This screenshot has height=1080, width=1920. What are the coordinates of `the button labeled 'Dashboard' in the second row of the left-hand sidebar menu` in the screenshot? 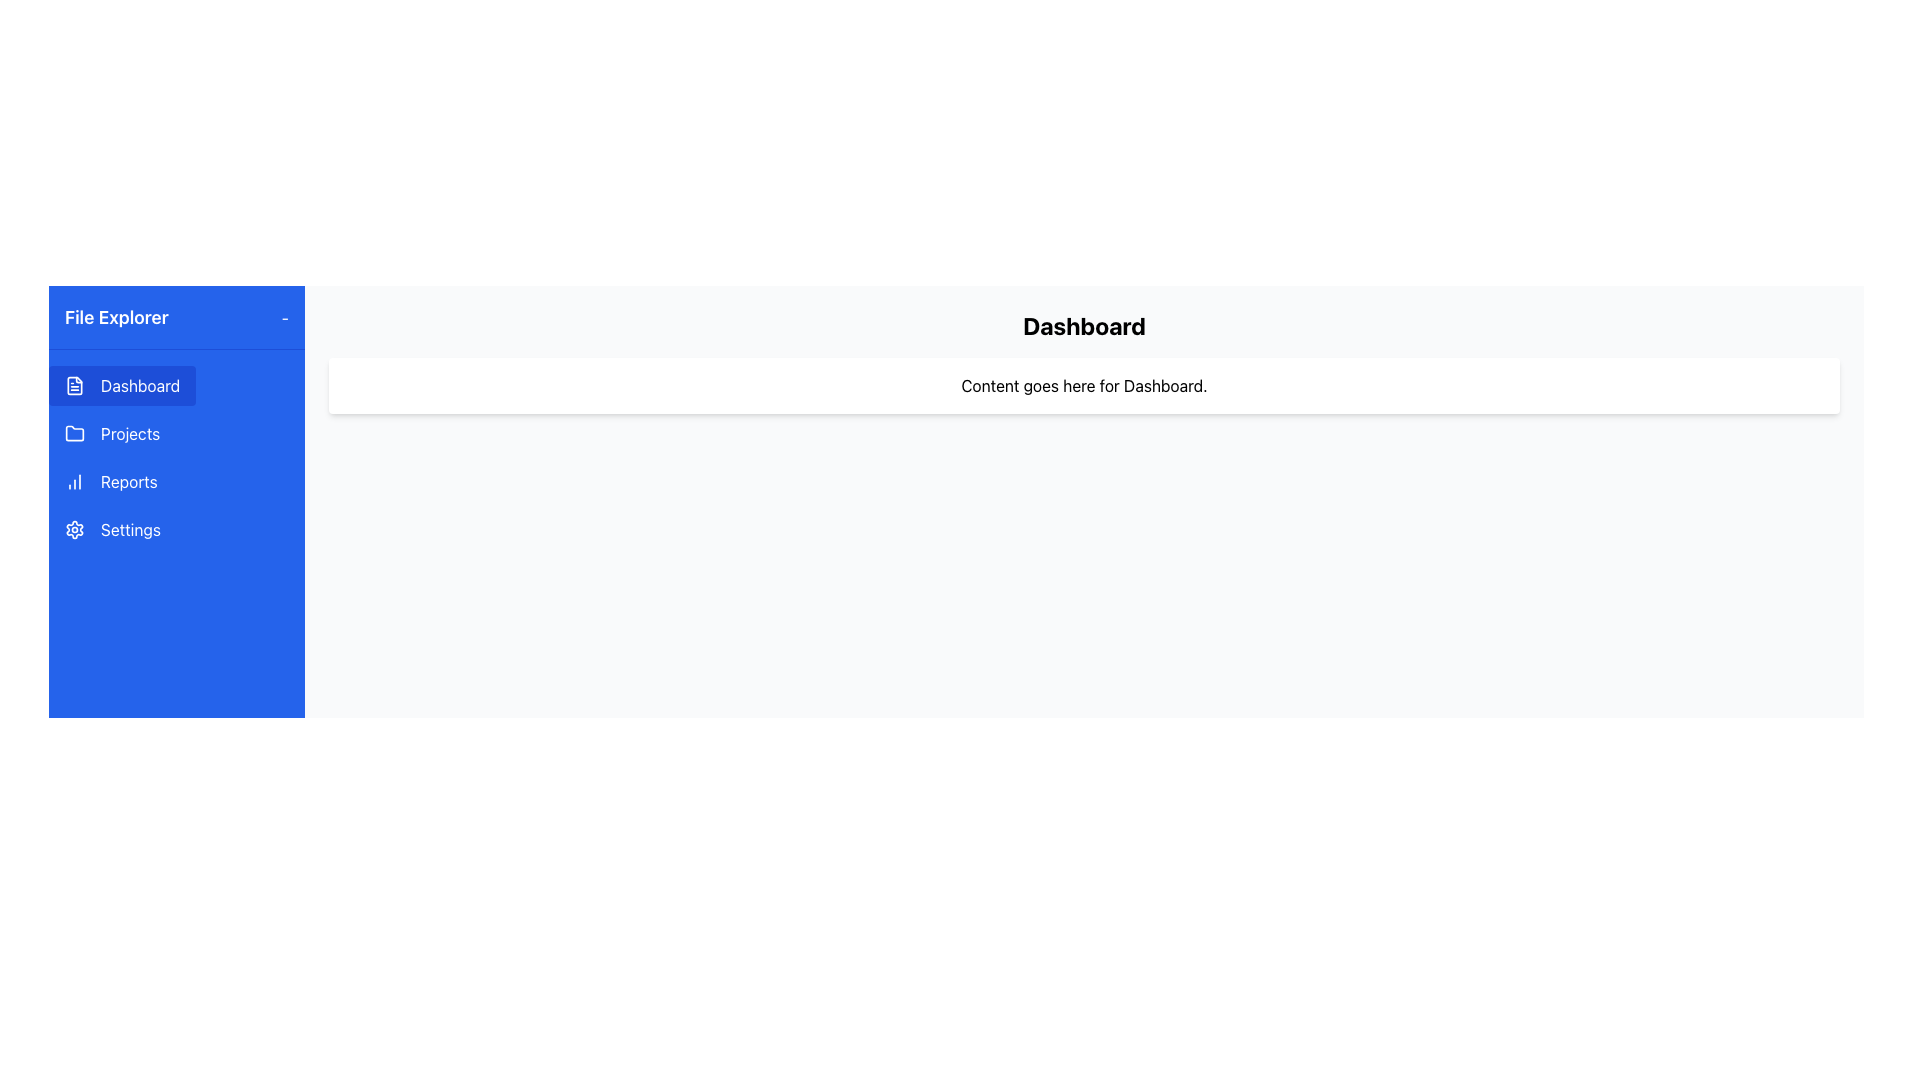 It's located at (139, 385).